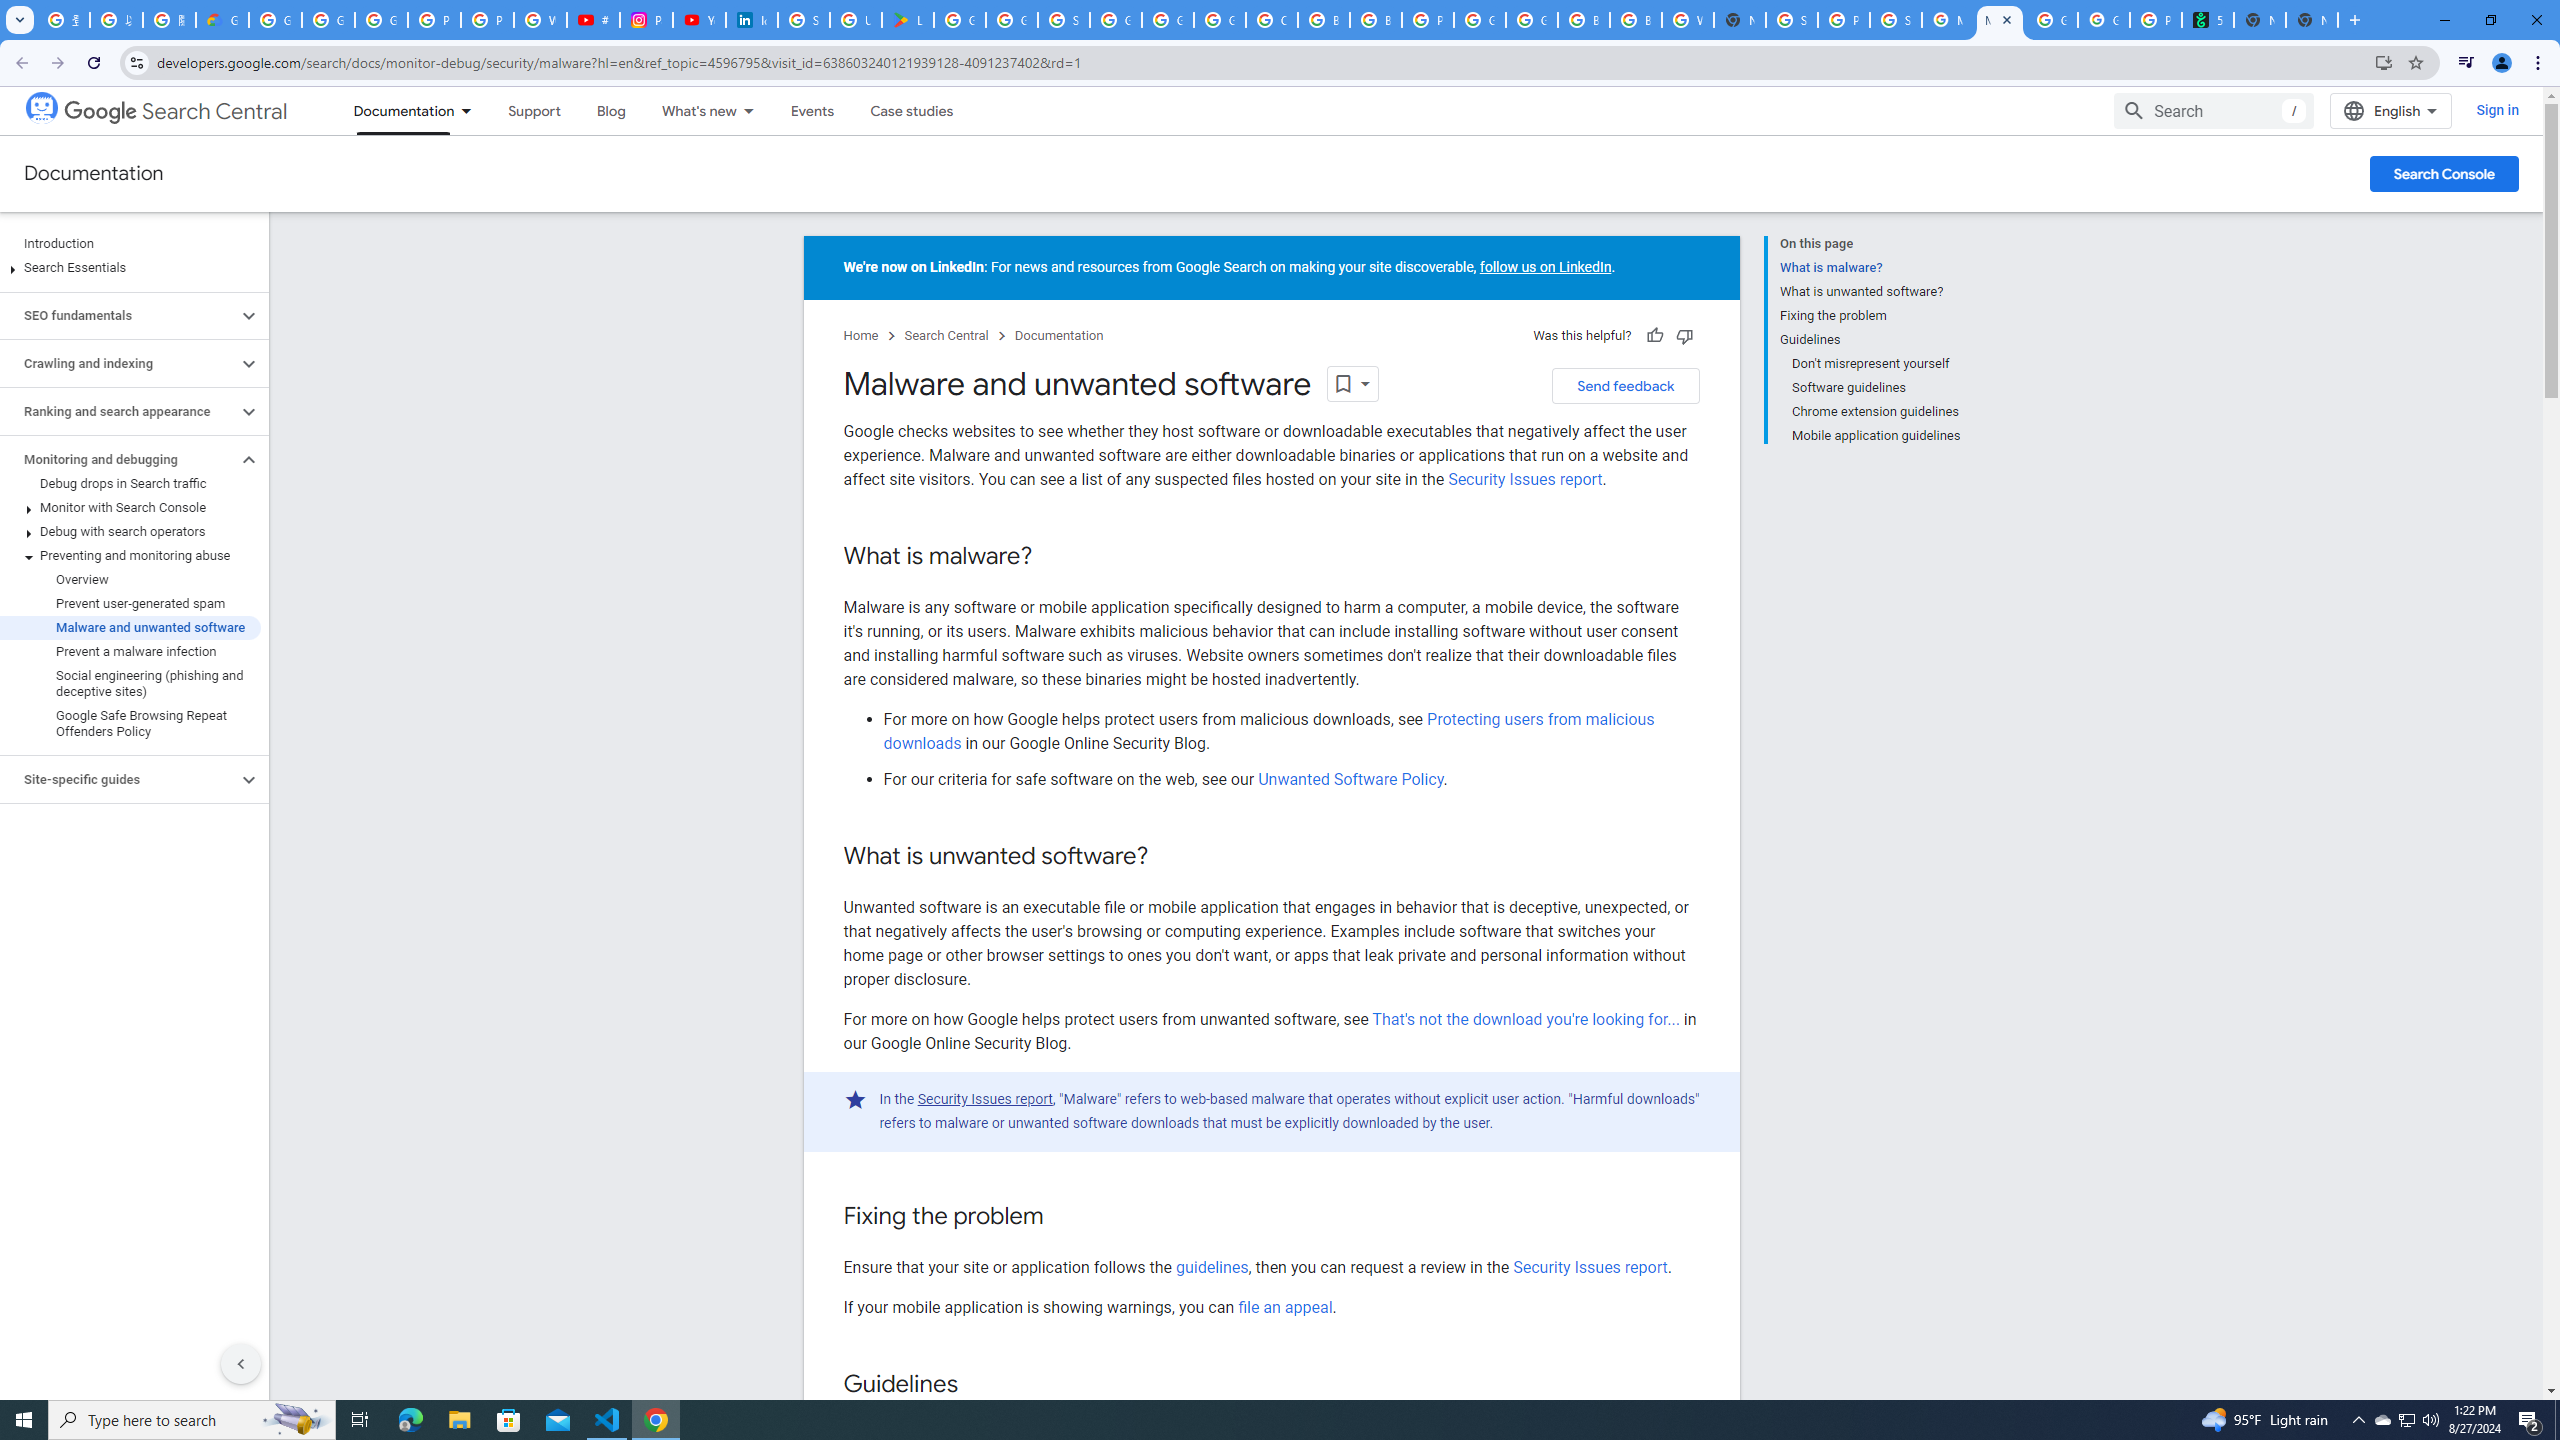  What do you see at coordinates (1875, 387) in the screenshot?
I see `'Software guidelines'` at bounding box center [1875, 387].